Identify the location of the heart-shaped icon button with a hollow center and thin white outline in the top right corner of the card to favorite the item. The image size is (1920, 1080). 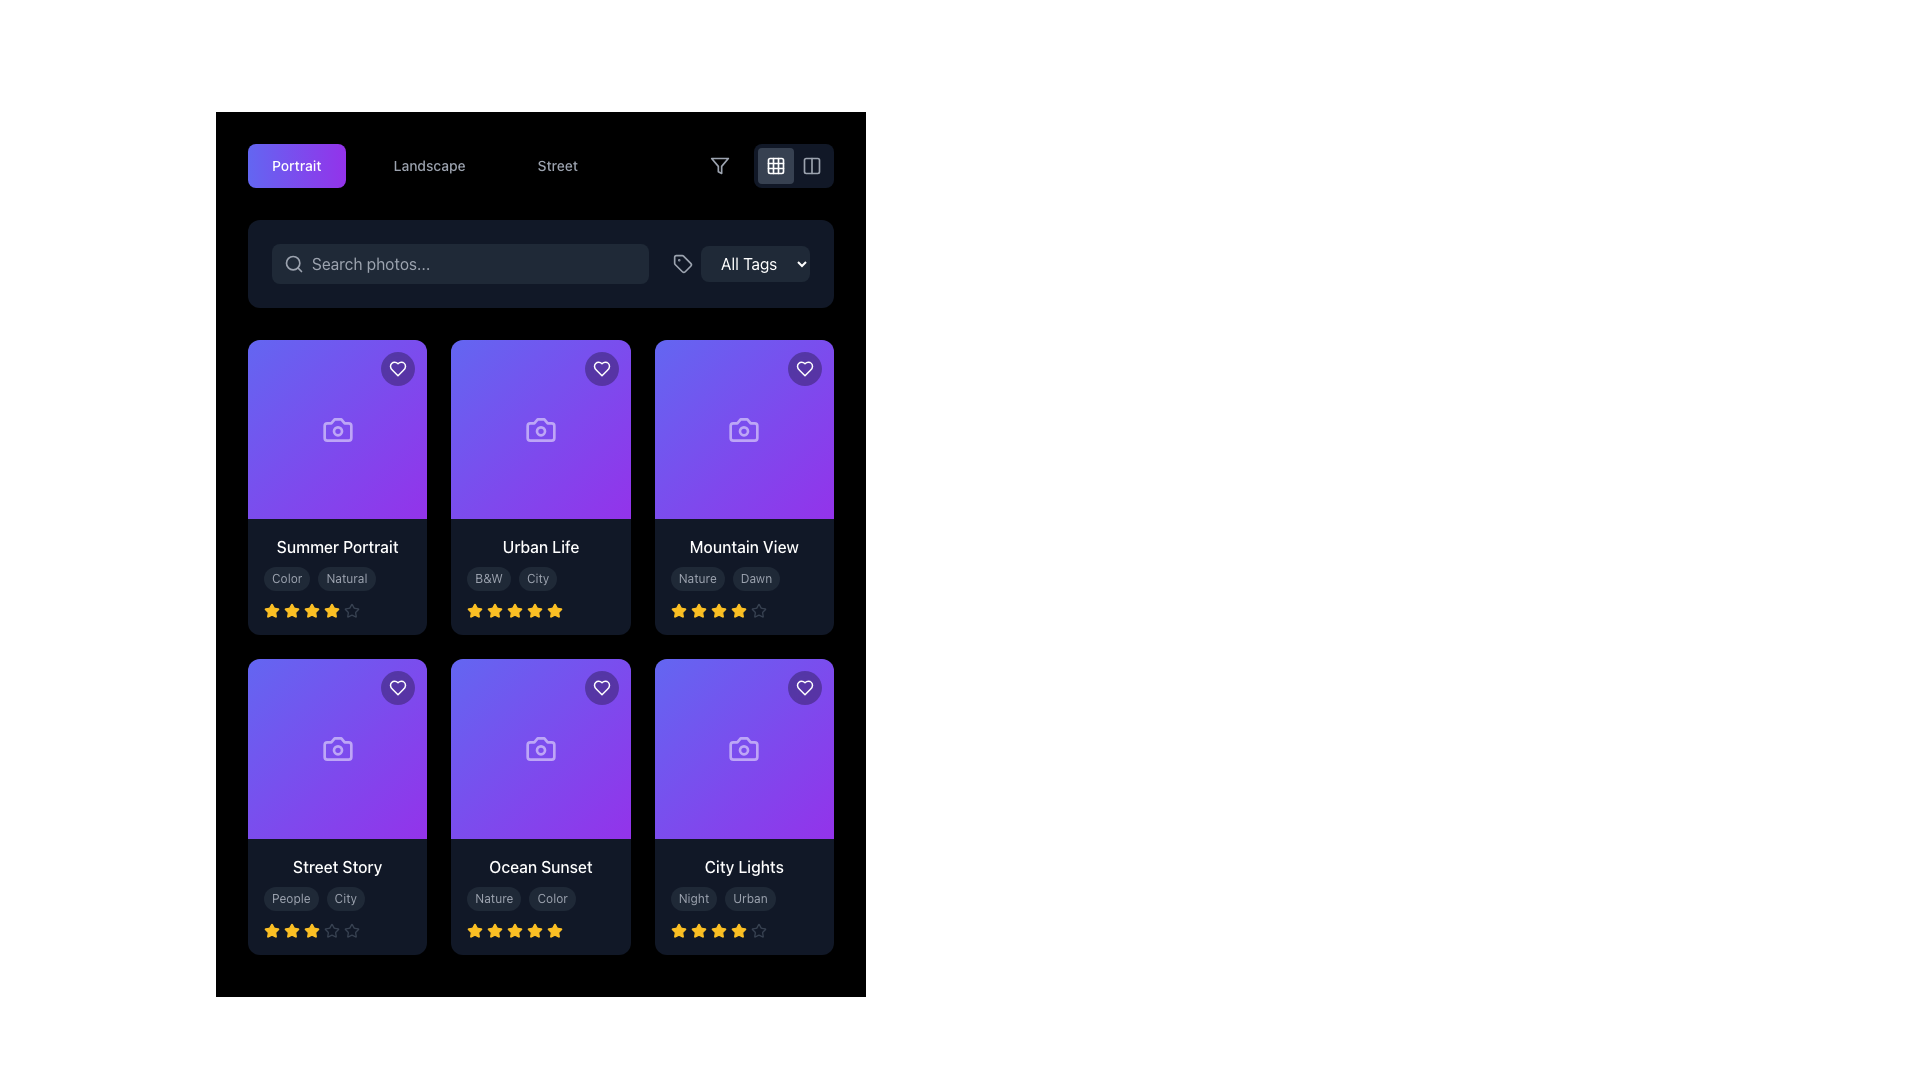
(398, 369).